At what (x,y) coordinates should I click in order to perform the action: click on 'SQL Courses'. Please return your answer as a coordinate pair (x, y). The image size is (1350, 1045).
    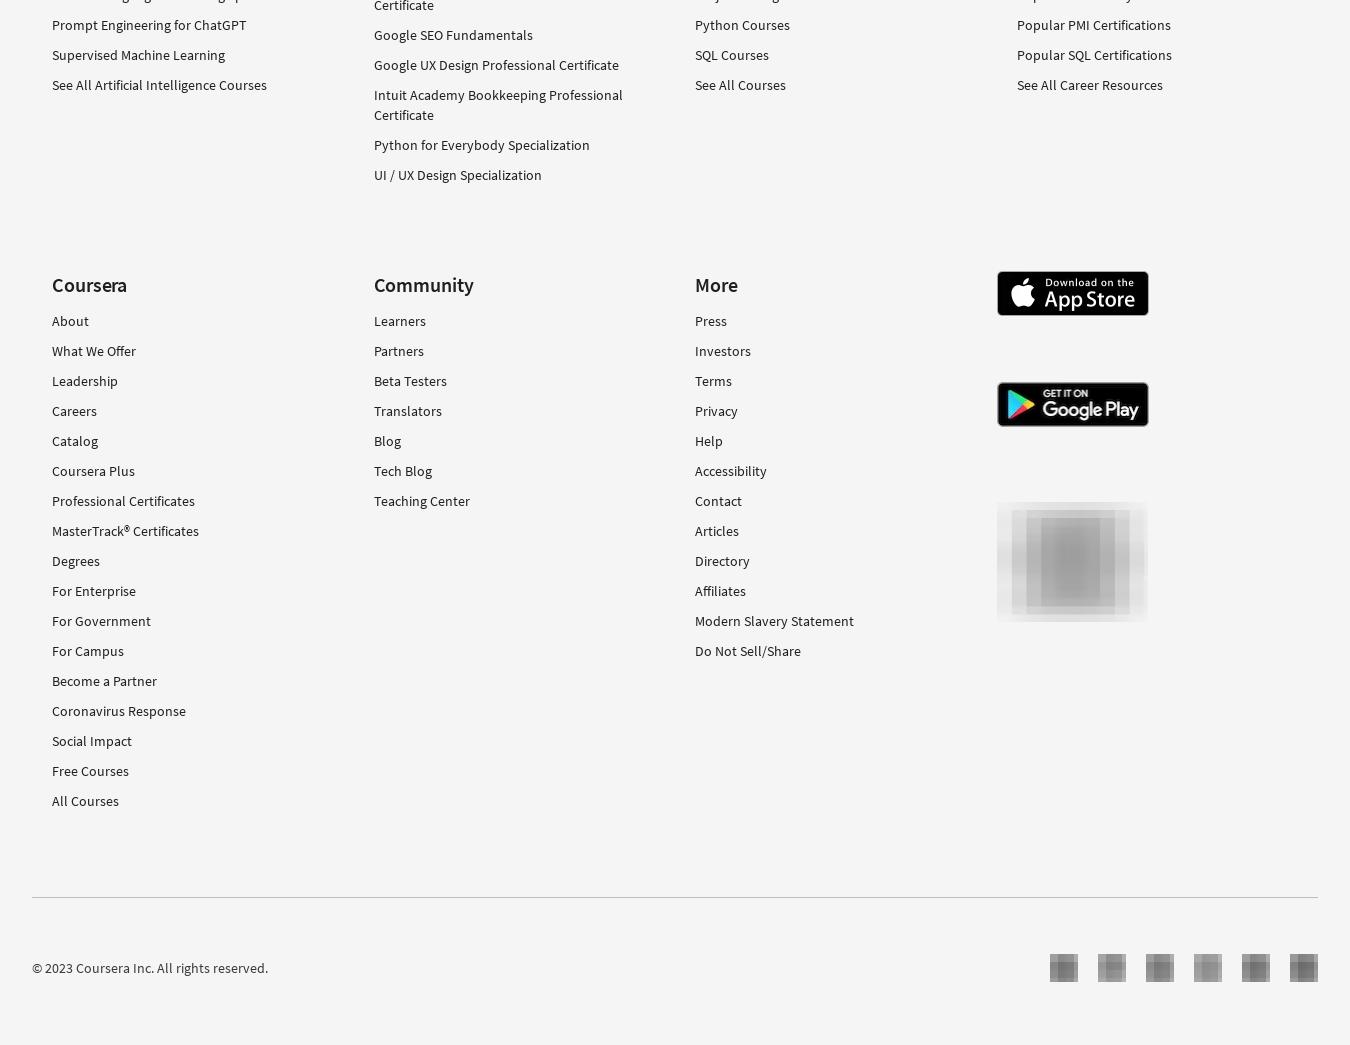
    Looking at the image, I should click on (730, 53).